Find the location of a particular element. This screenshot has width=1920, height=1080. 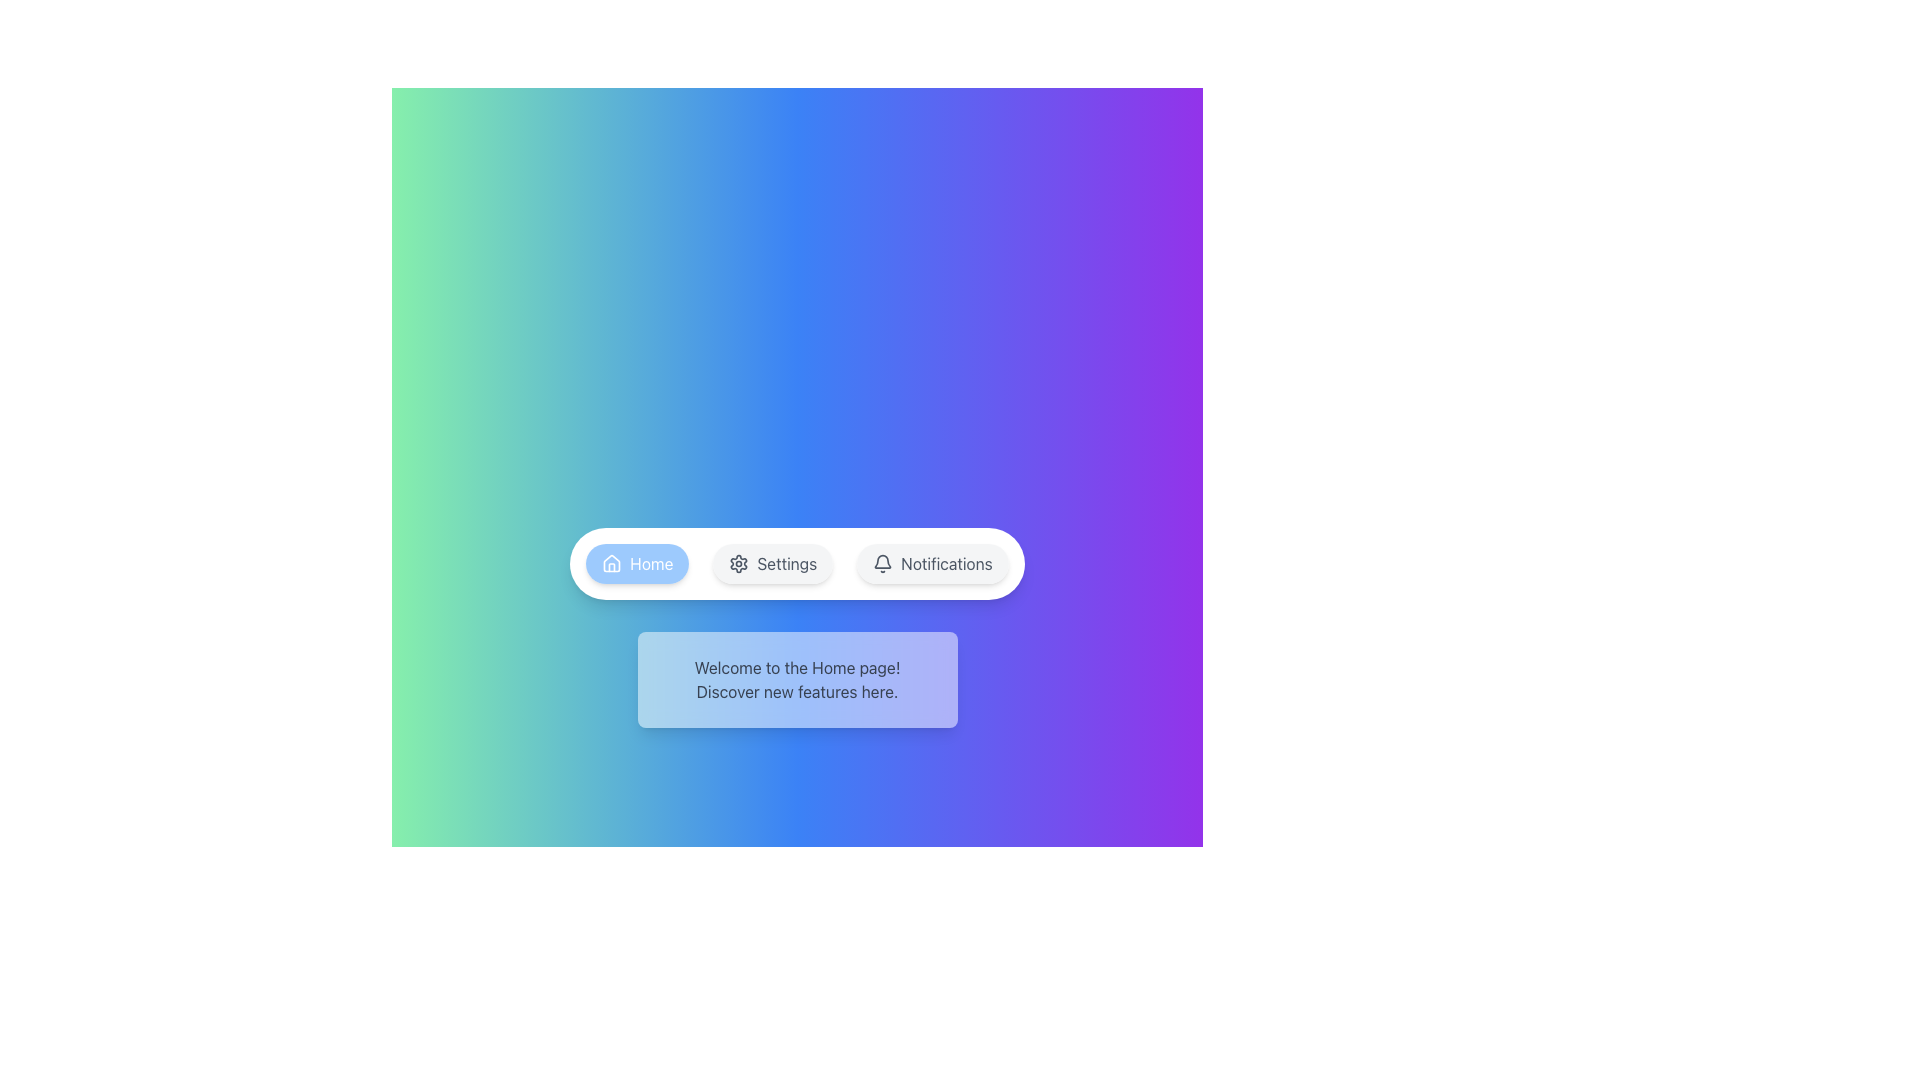

the house icon located at the left end of the top navigation bar, which resembles a typical home illustration is located at coordinates (611, 563).